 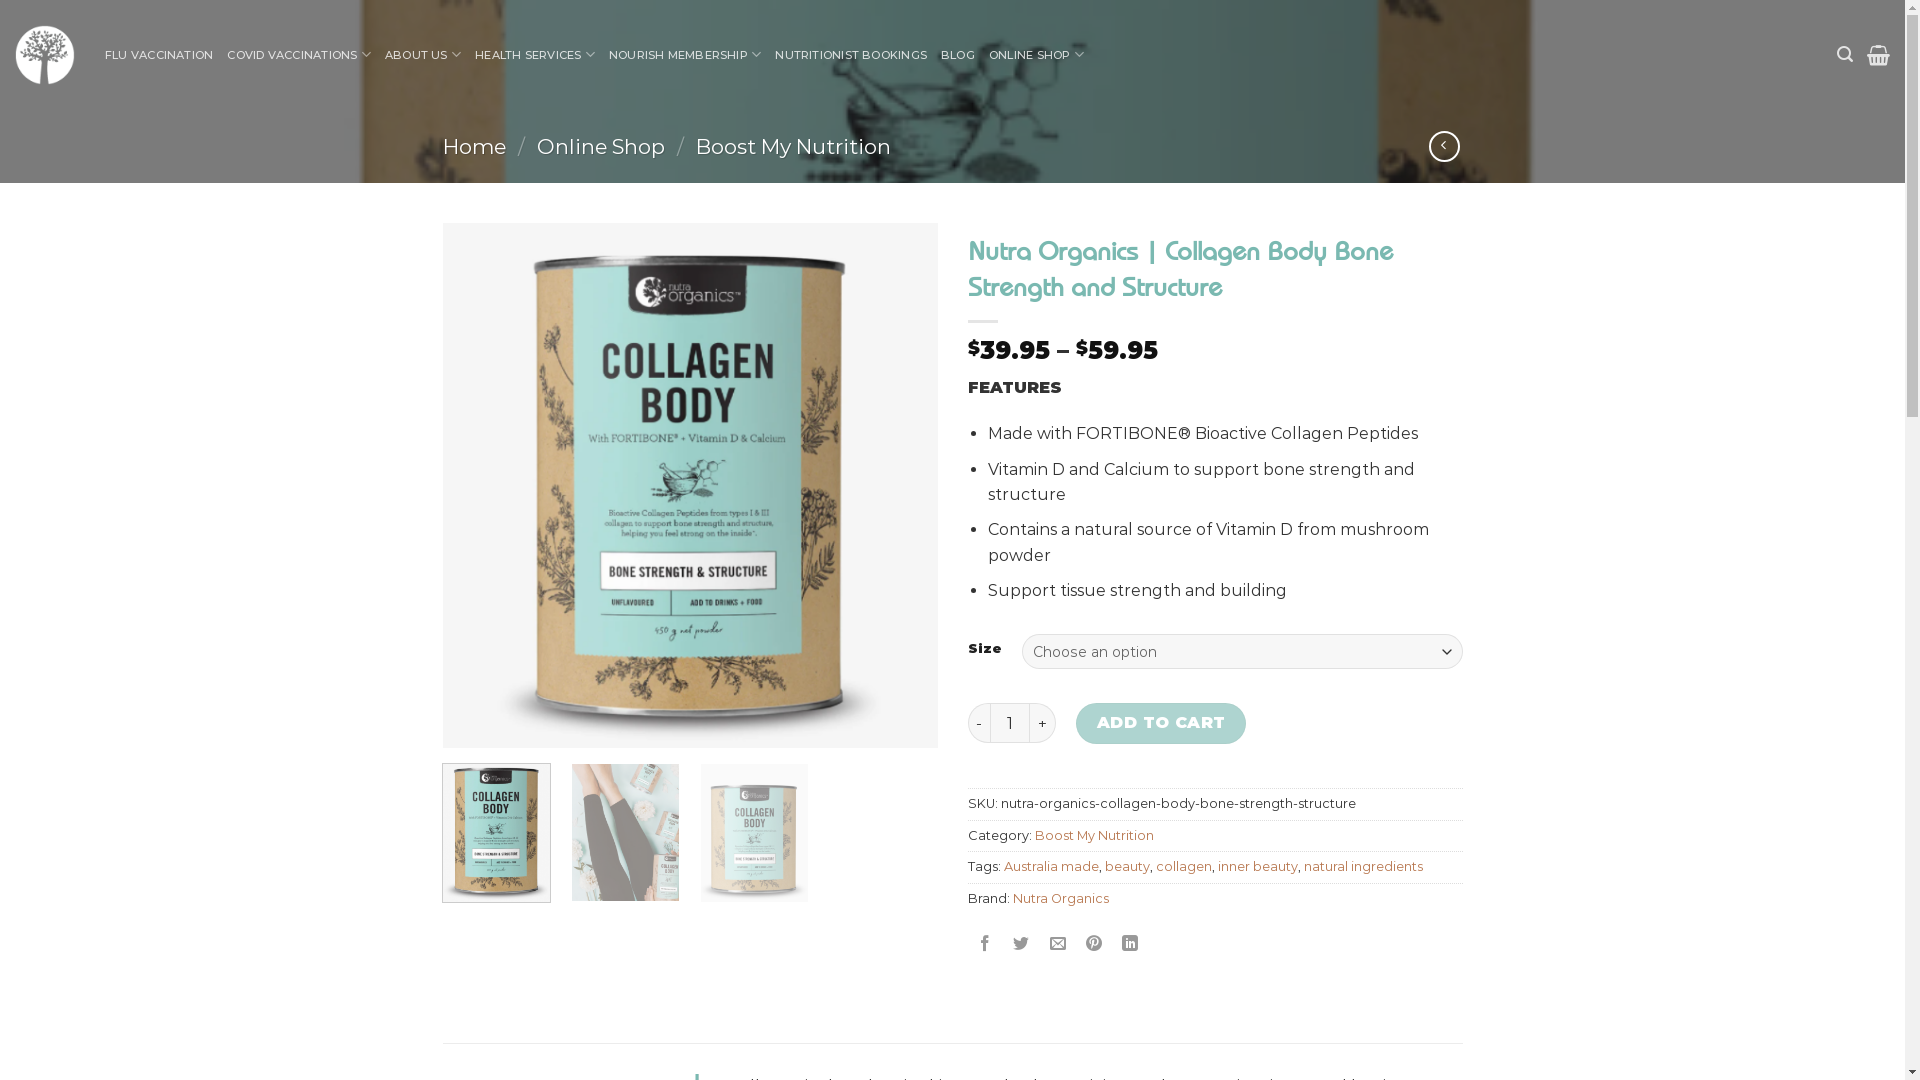 I want to click on 'NUTRITIONIST BOOKINGS', so click(x=850, y=53).